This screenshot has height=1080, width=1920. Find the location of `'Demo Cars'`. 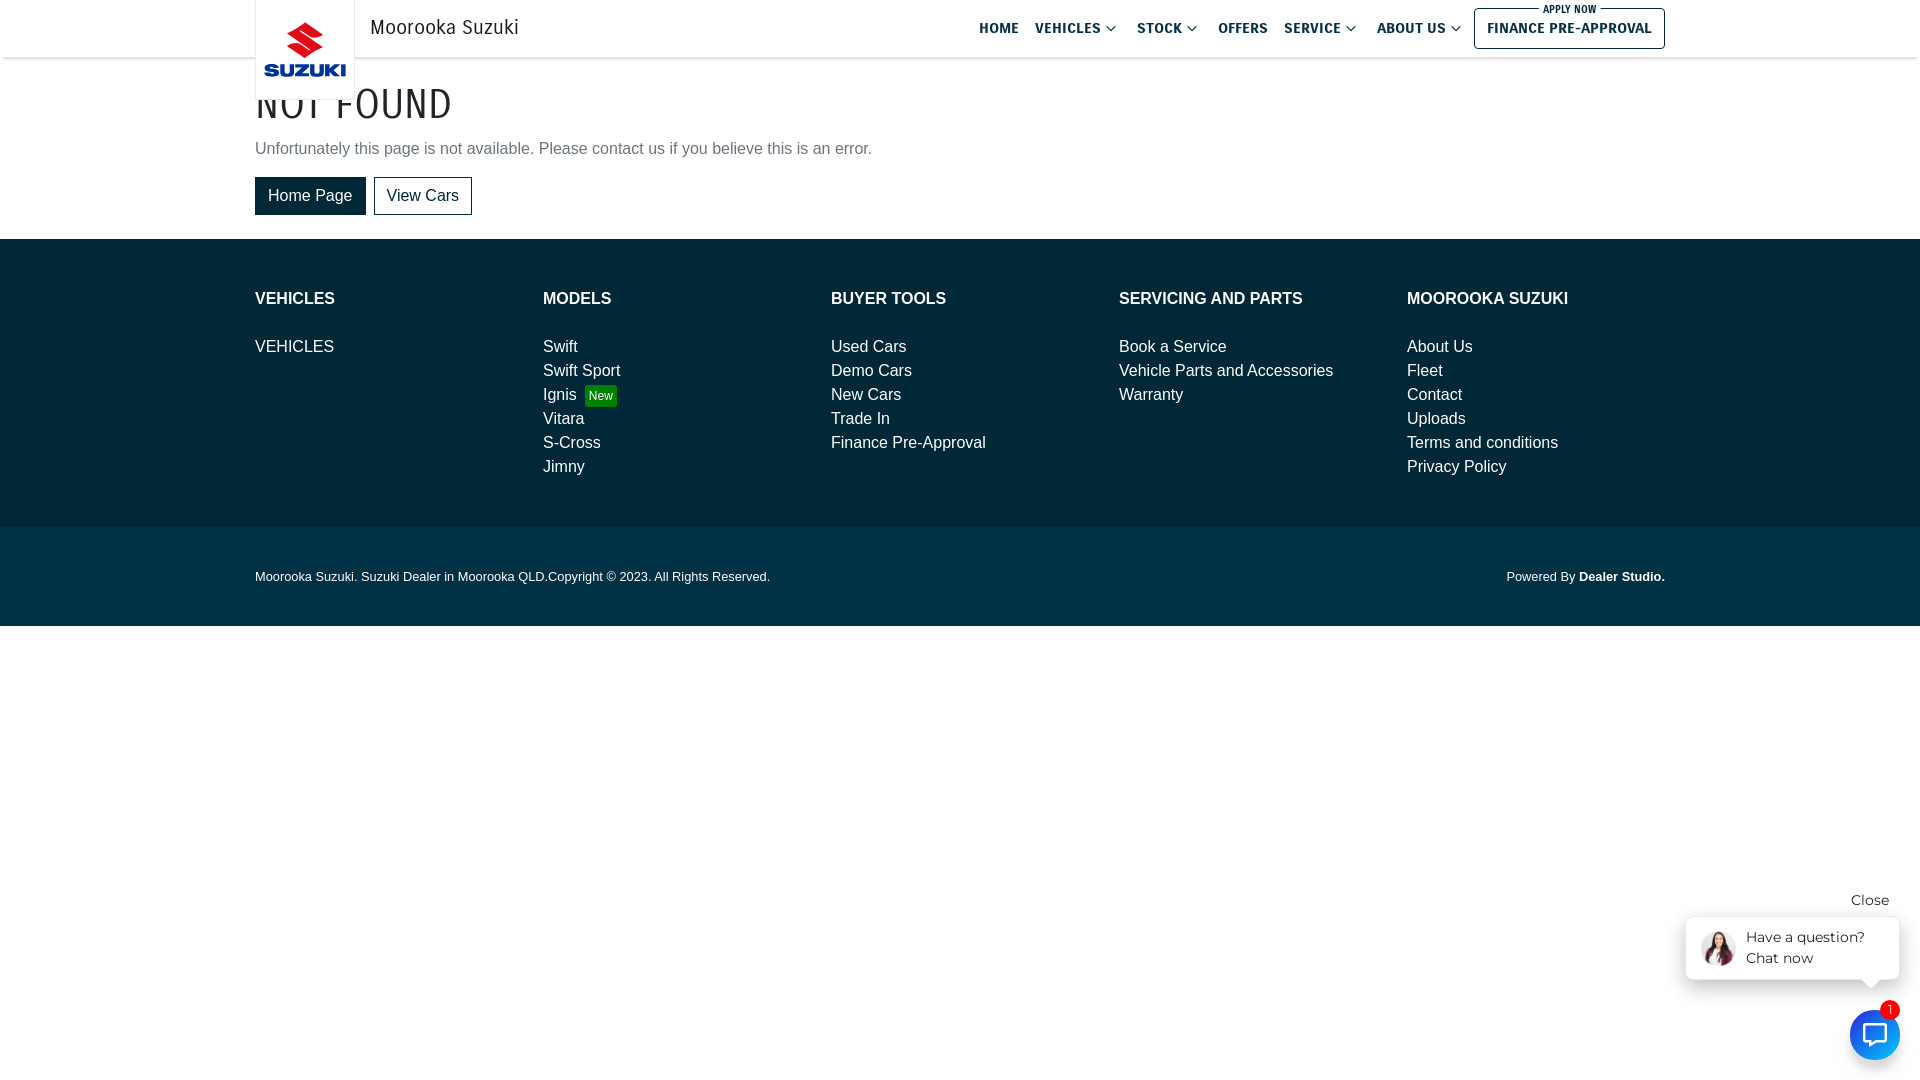

'Demo Cars' is located at coordinates (871, 370).